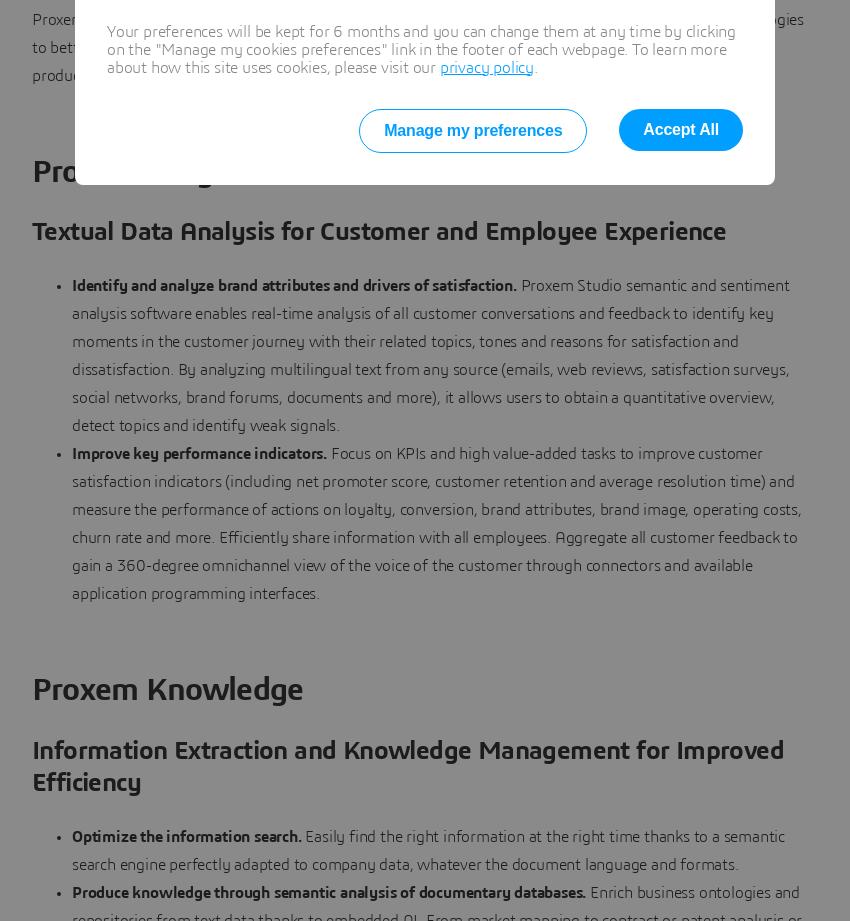  I want to click on 'Proxem Studio semantic and sentiment analysis software enables real-time analysis of all customer conversations and feedback to identify key moments in the customer journey with their related topics, tones and reasons for satisfaction and dissatisfaction. By analyzing multilingual text from any source (emails, web reviews, satisfaction surveys, social networks, brand forums, documents and more), it allows users to obtain a quantitative overview, detect topics and identify weak signals.', so click(429, 355).